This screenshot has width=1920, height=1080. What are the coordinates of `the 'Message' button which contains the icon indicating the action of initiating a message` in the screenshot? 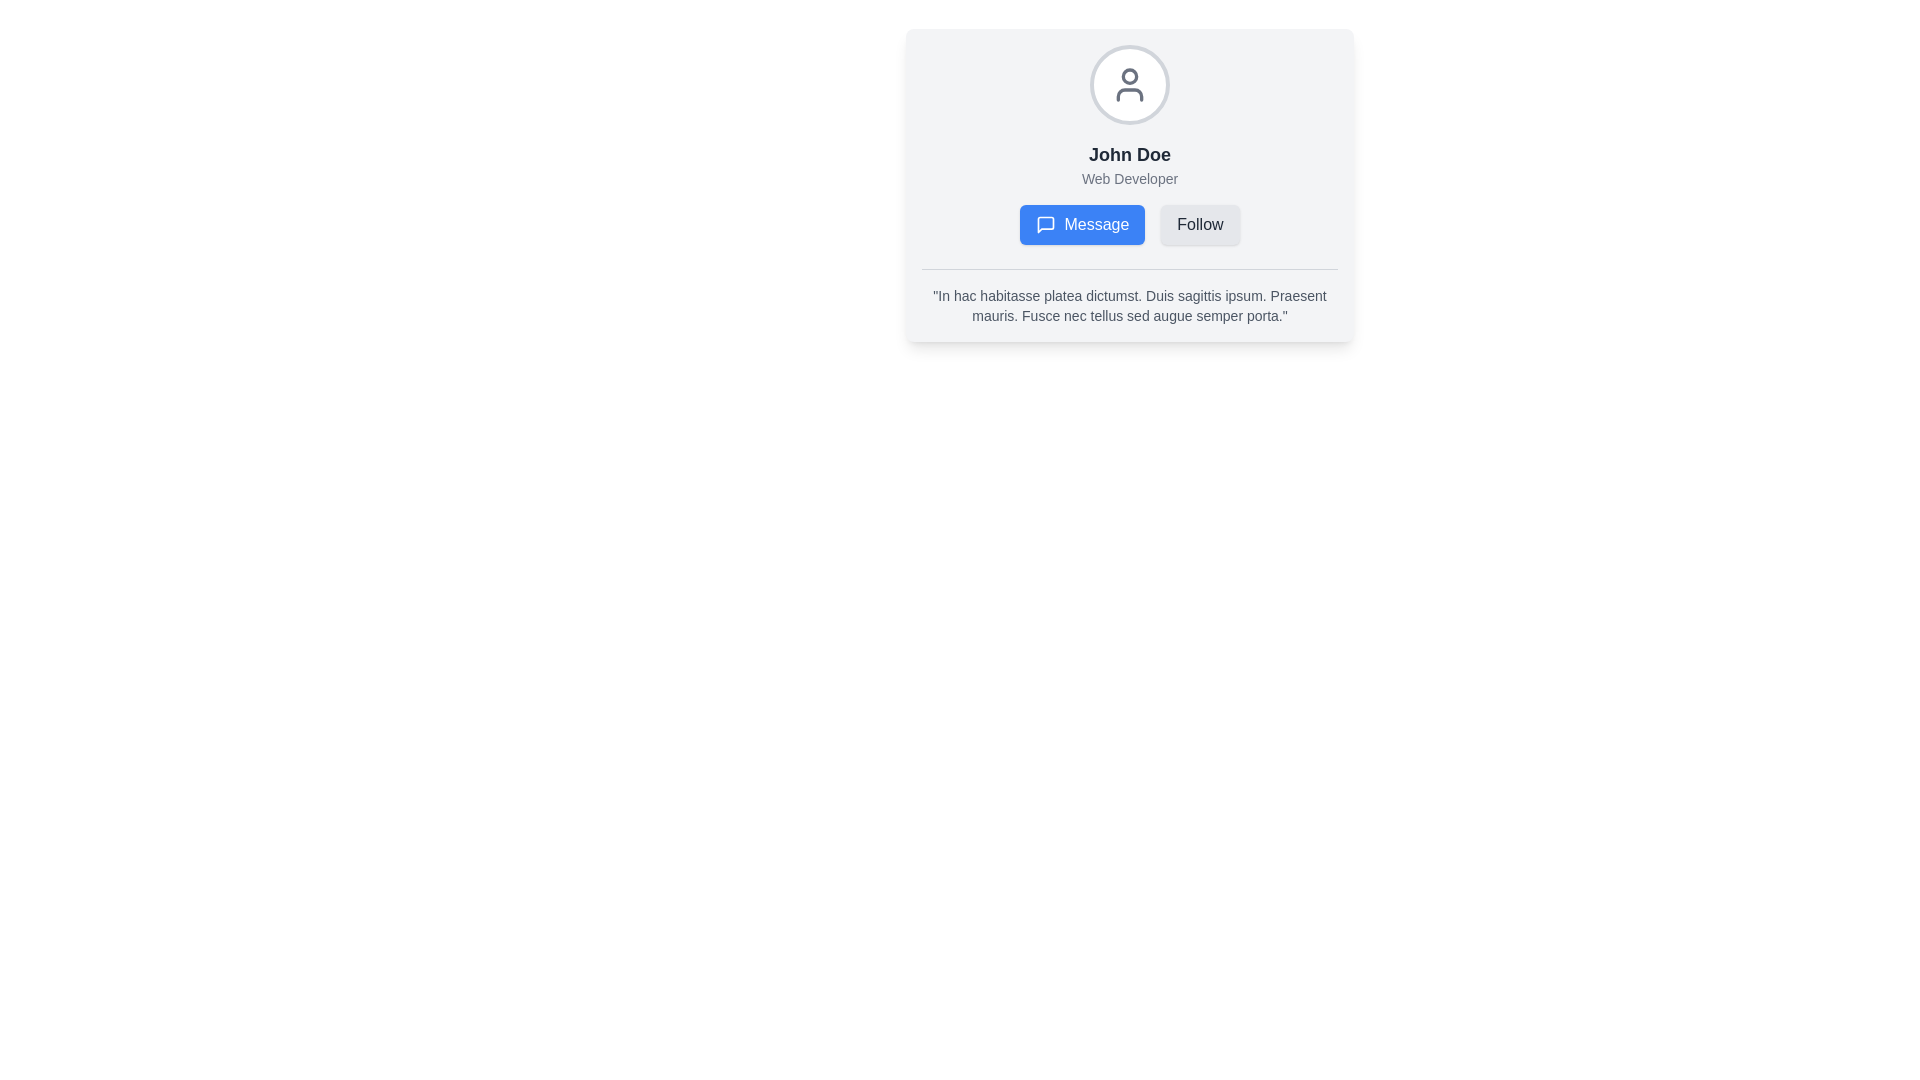 It's located at (1045, 224).